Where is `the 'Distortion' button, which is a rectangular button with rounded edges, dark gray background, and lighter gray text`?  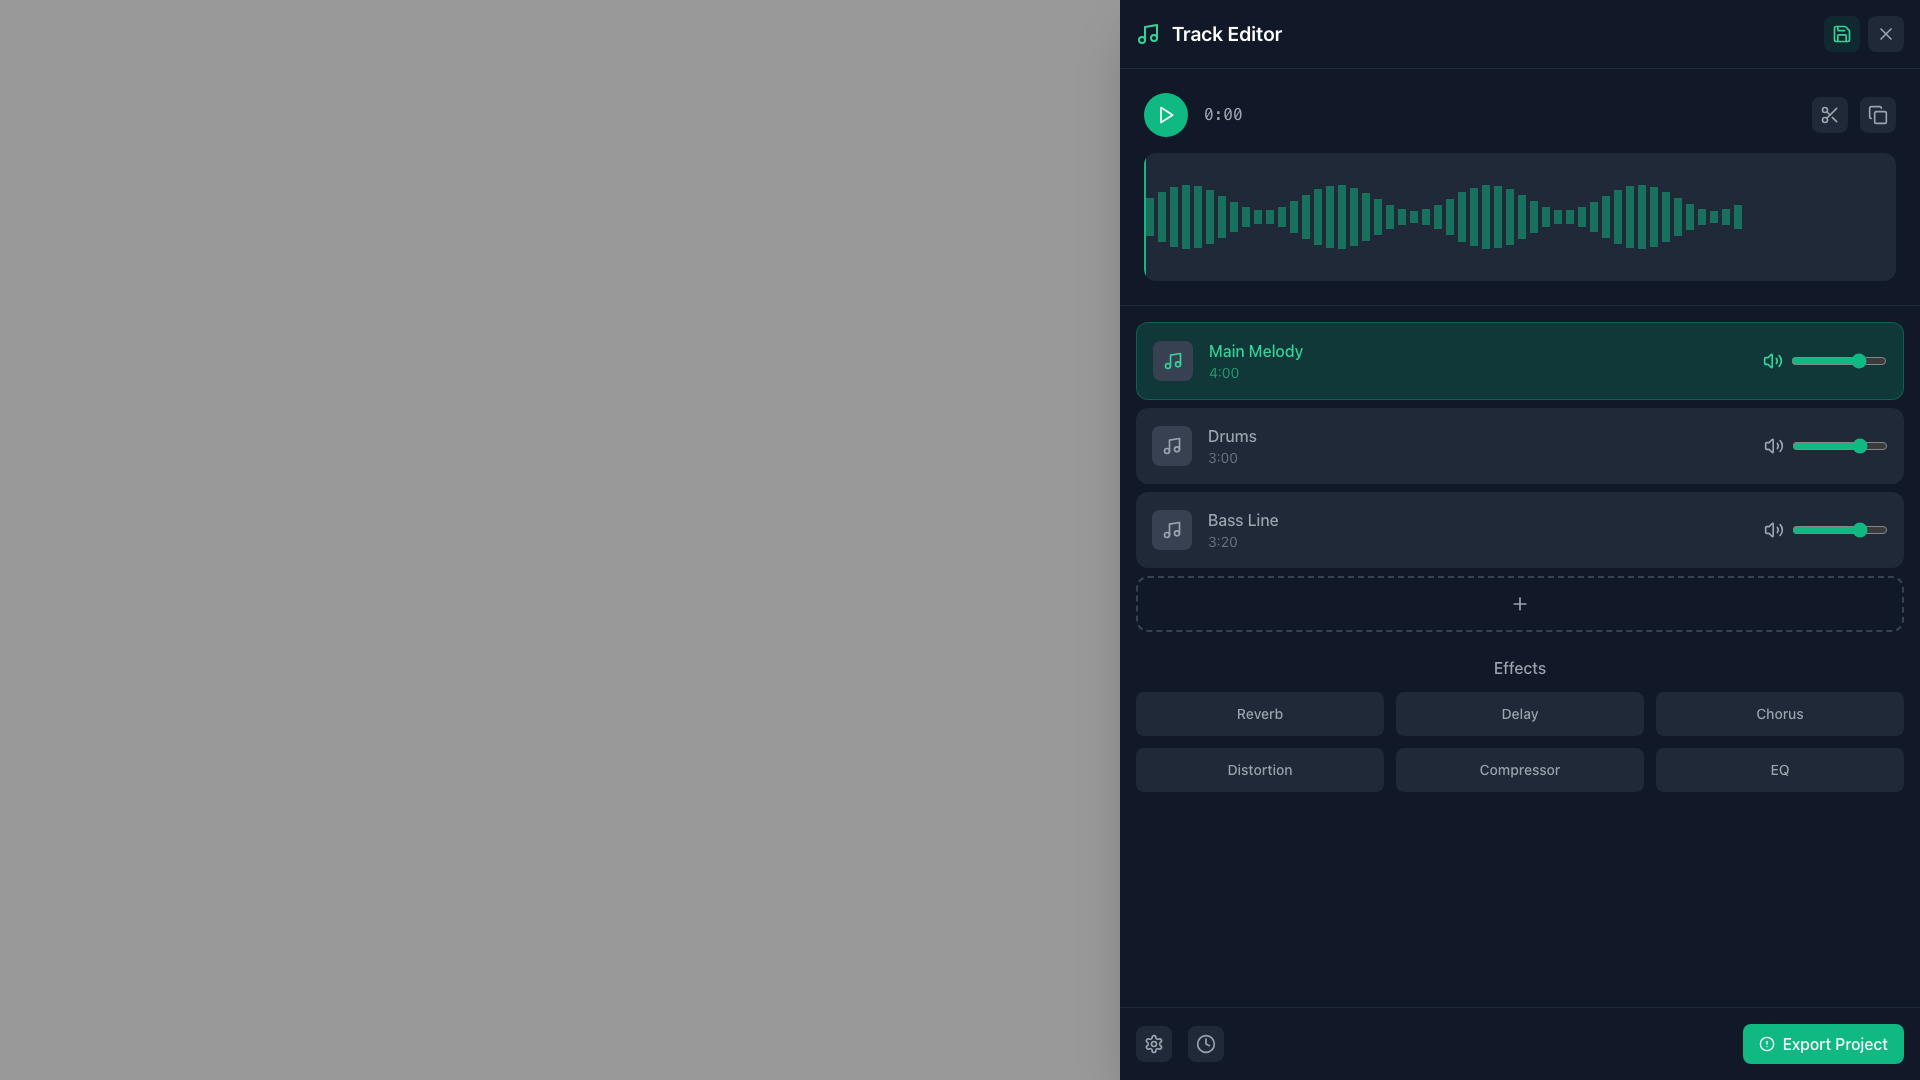
the 'Distortion' button, which is a rectangular button with rounded edges, dark gray background, and lighter gray text is located at coordinates (1258, 769).